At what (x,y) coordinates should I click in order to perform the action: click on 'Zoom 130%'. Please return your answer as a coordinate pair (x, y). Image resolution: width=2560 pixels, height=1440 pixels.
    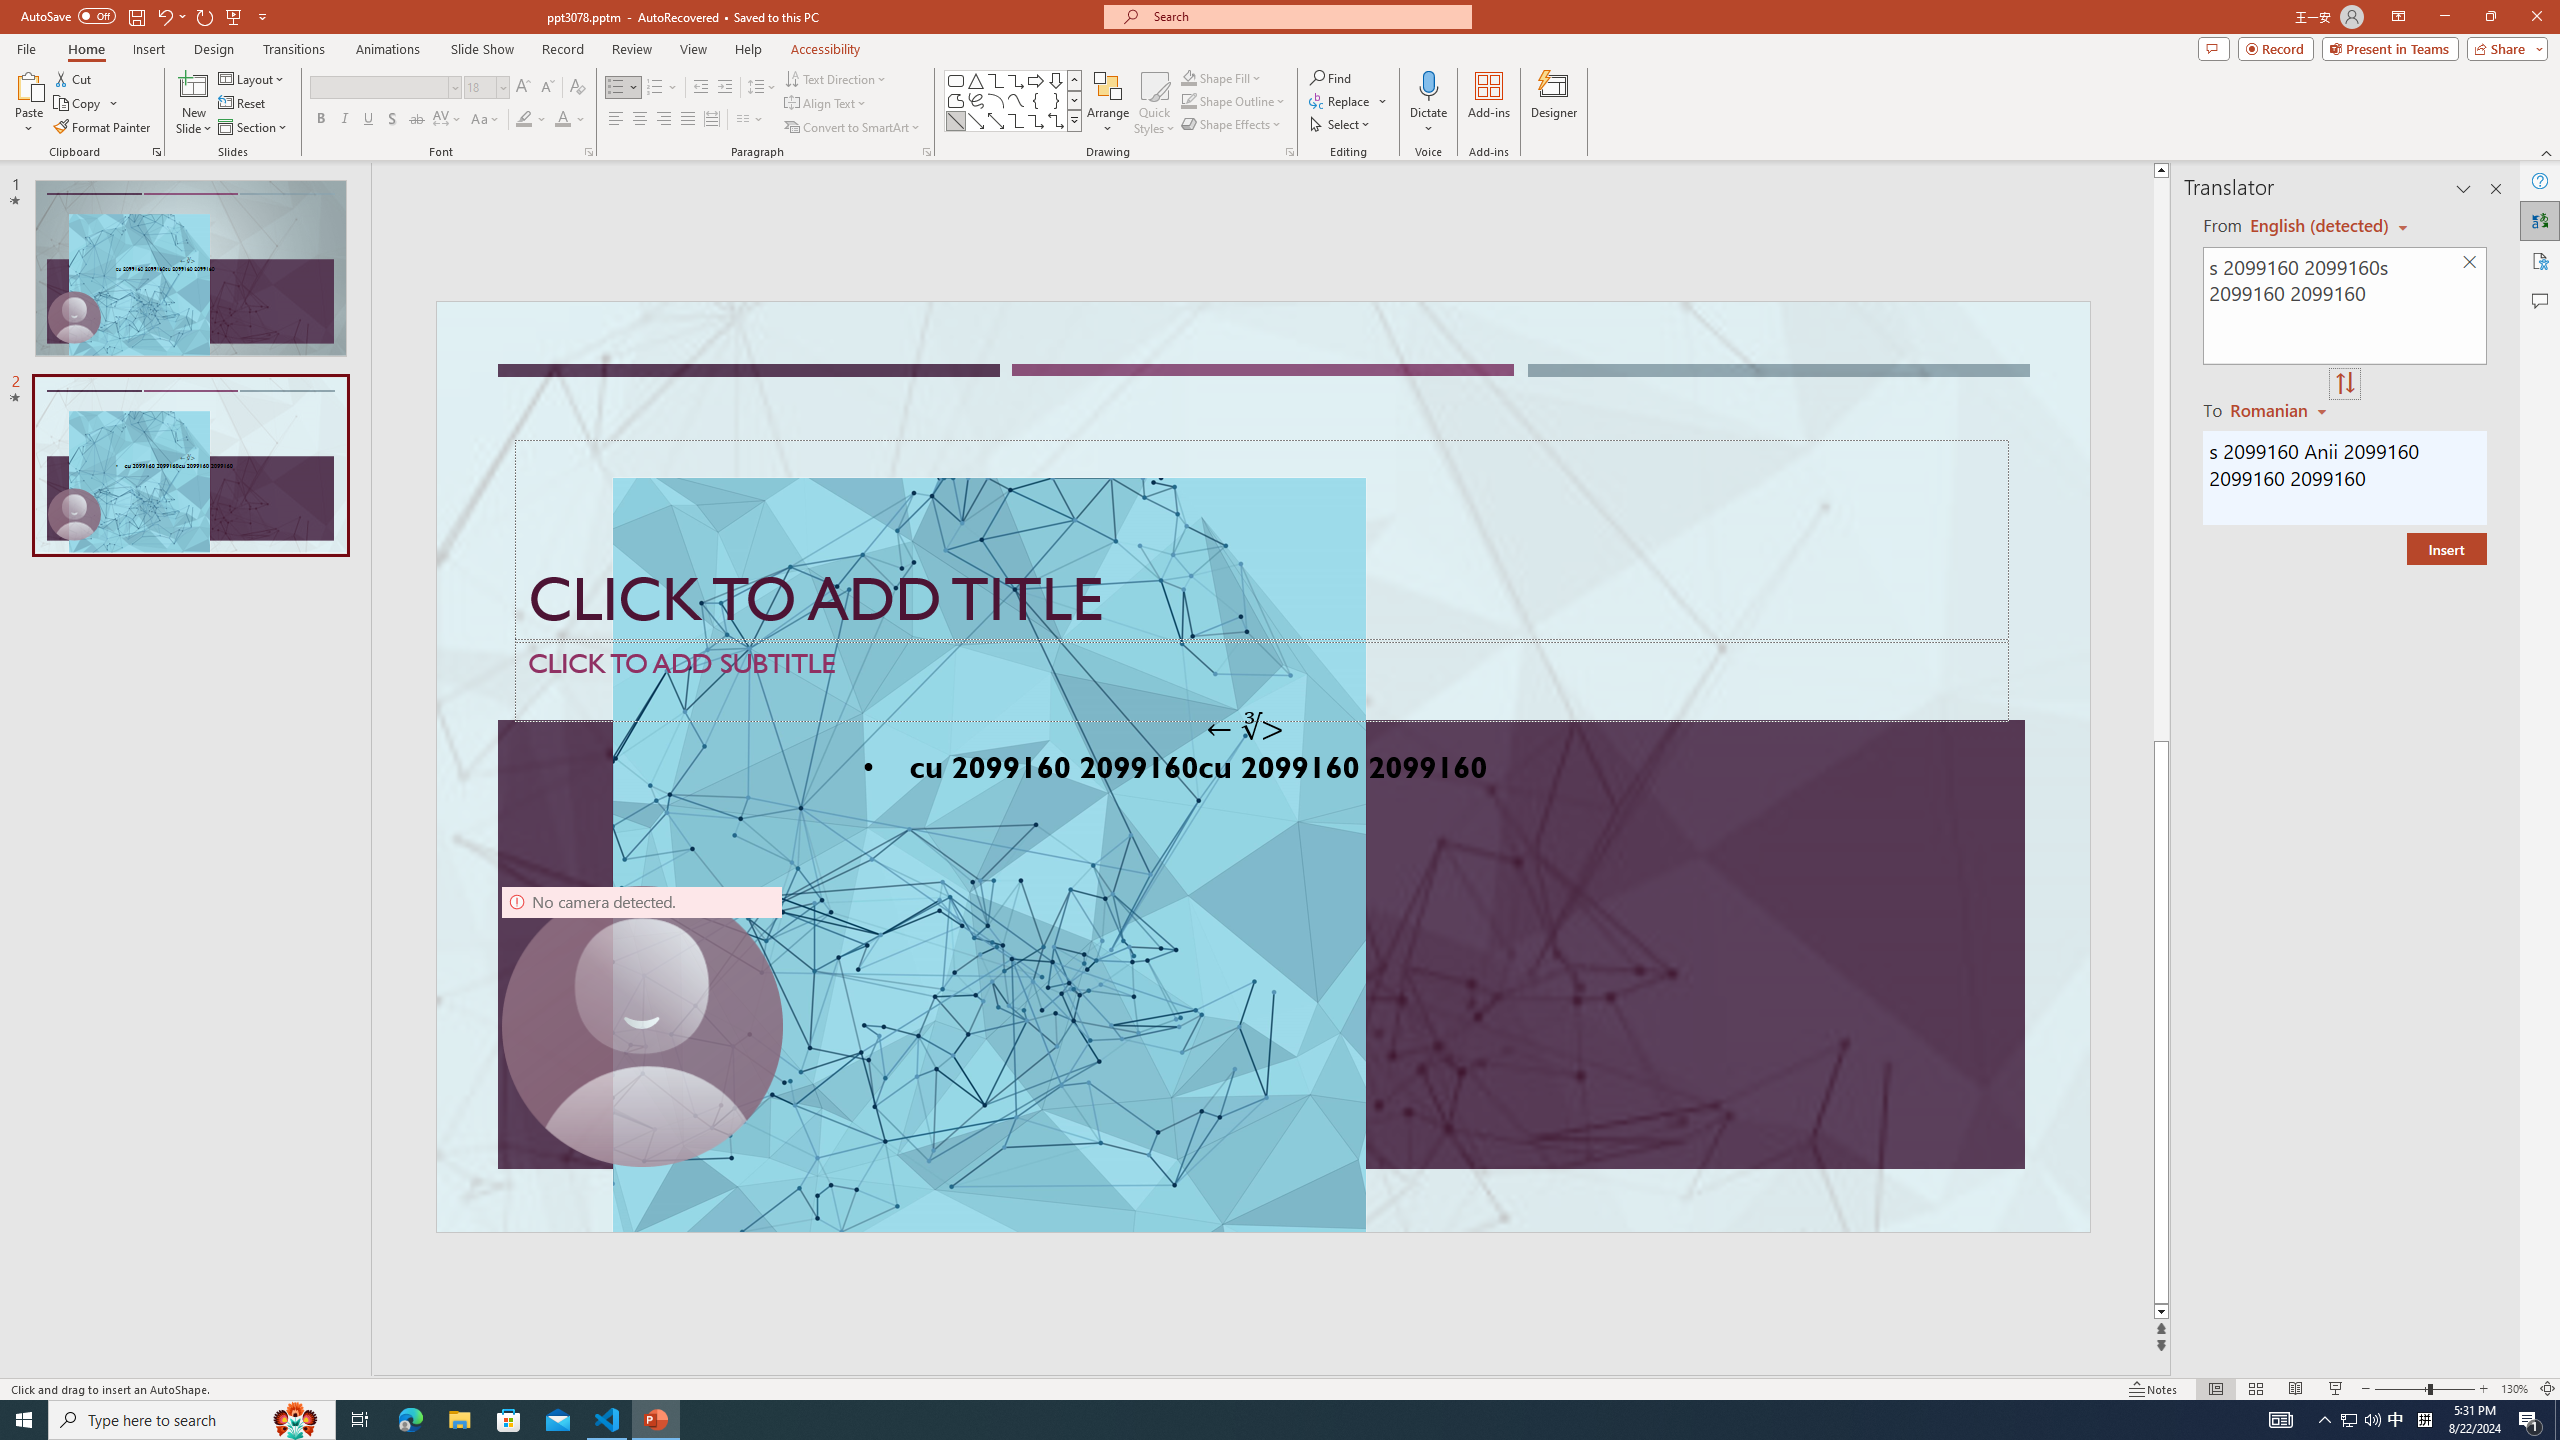
    Looking at the image, I should click on (2515, 1389).